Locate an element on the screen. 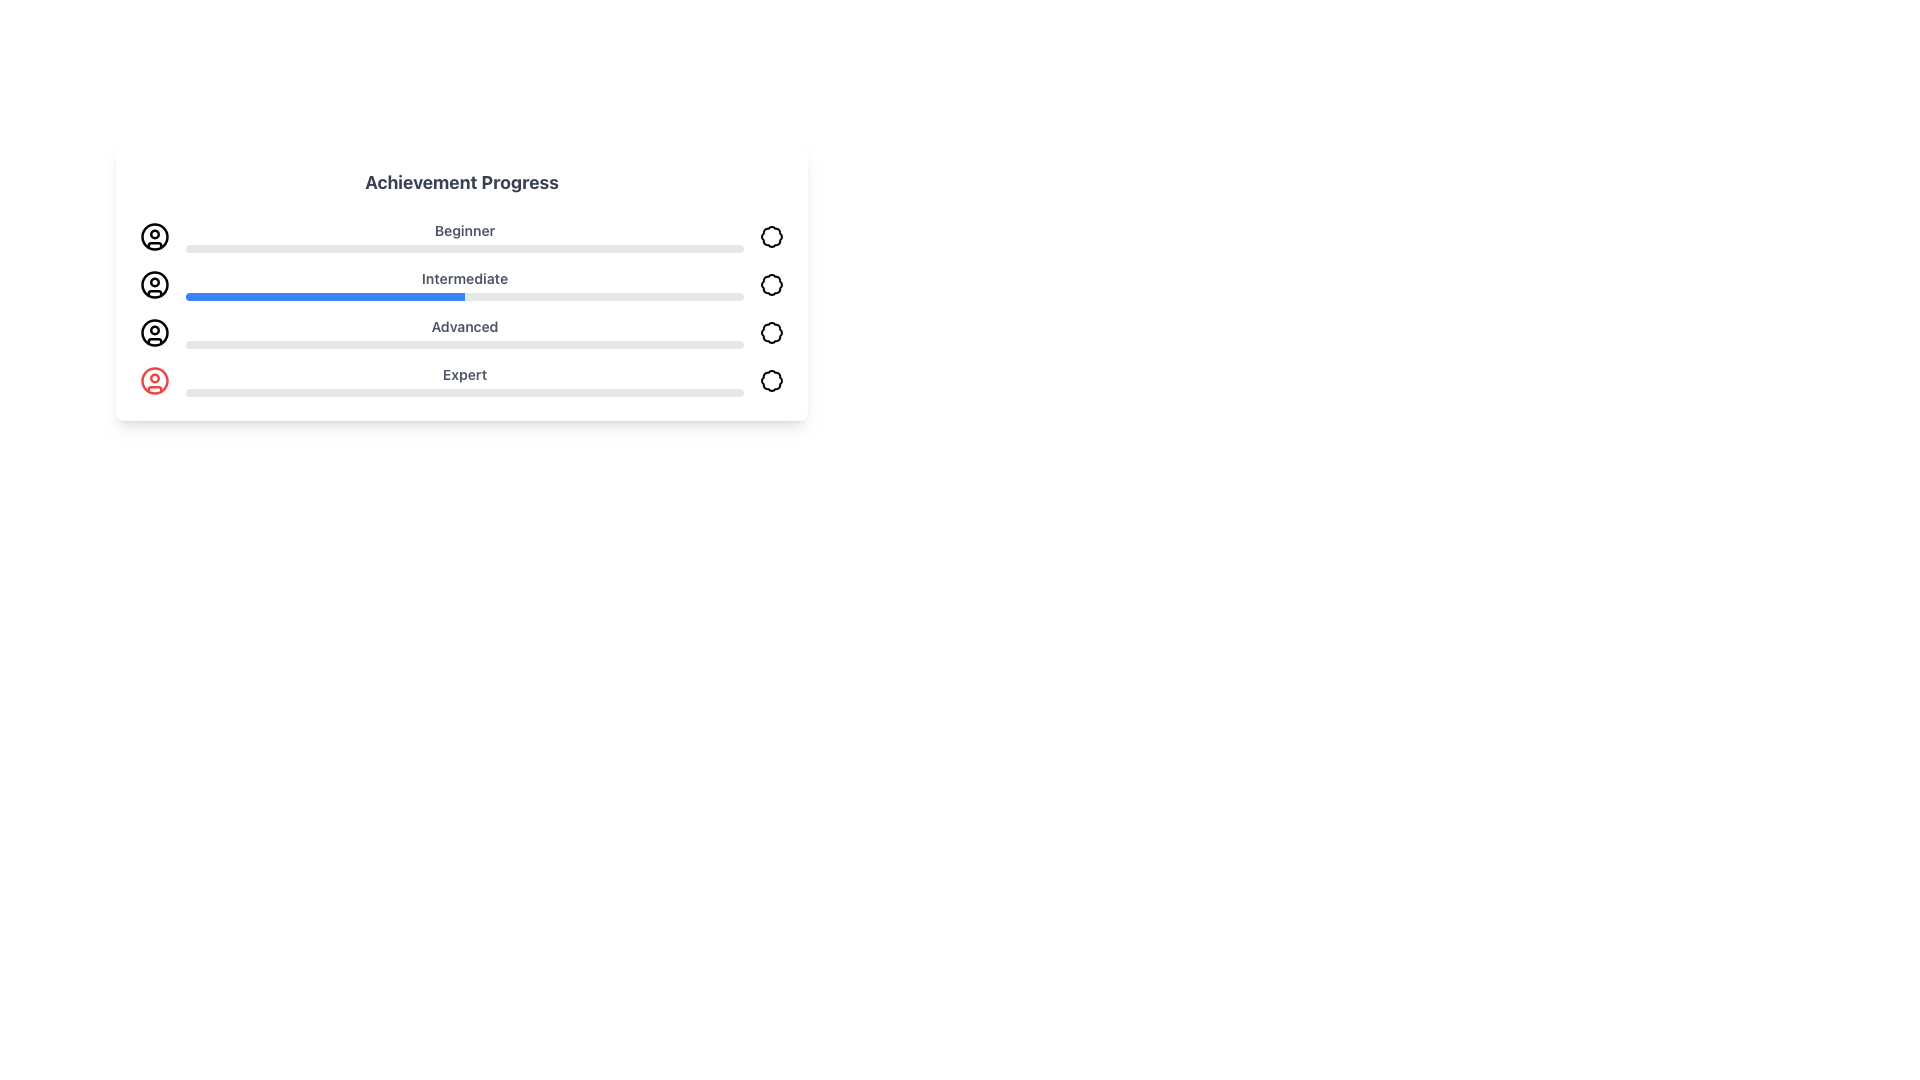 This screenshot has height=1080, width=1920. the 'Intermediate' level SVG Icon, which is the second user profile icon in the achievement progress interface is located at coordinates (153, 285).